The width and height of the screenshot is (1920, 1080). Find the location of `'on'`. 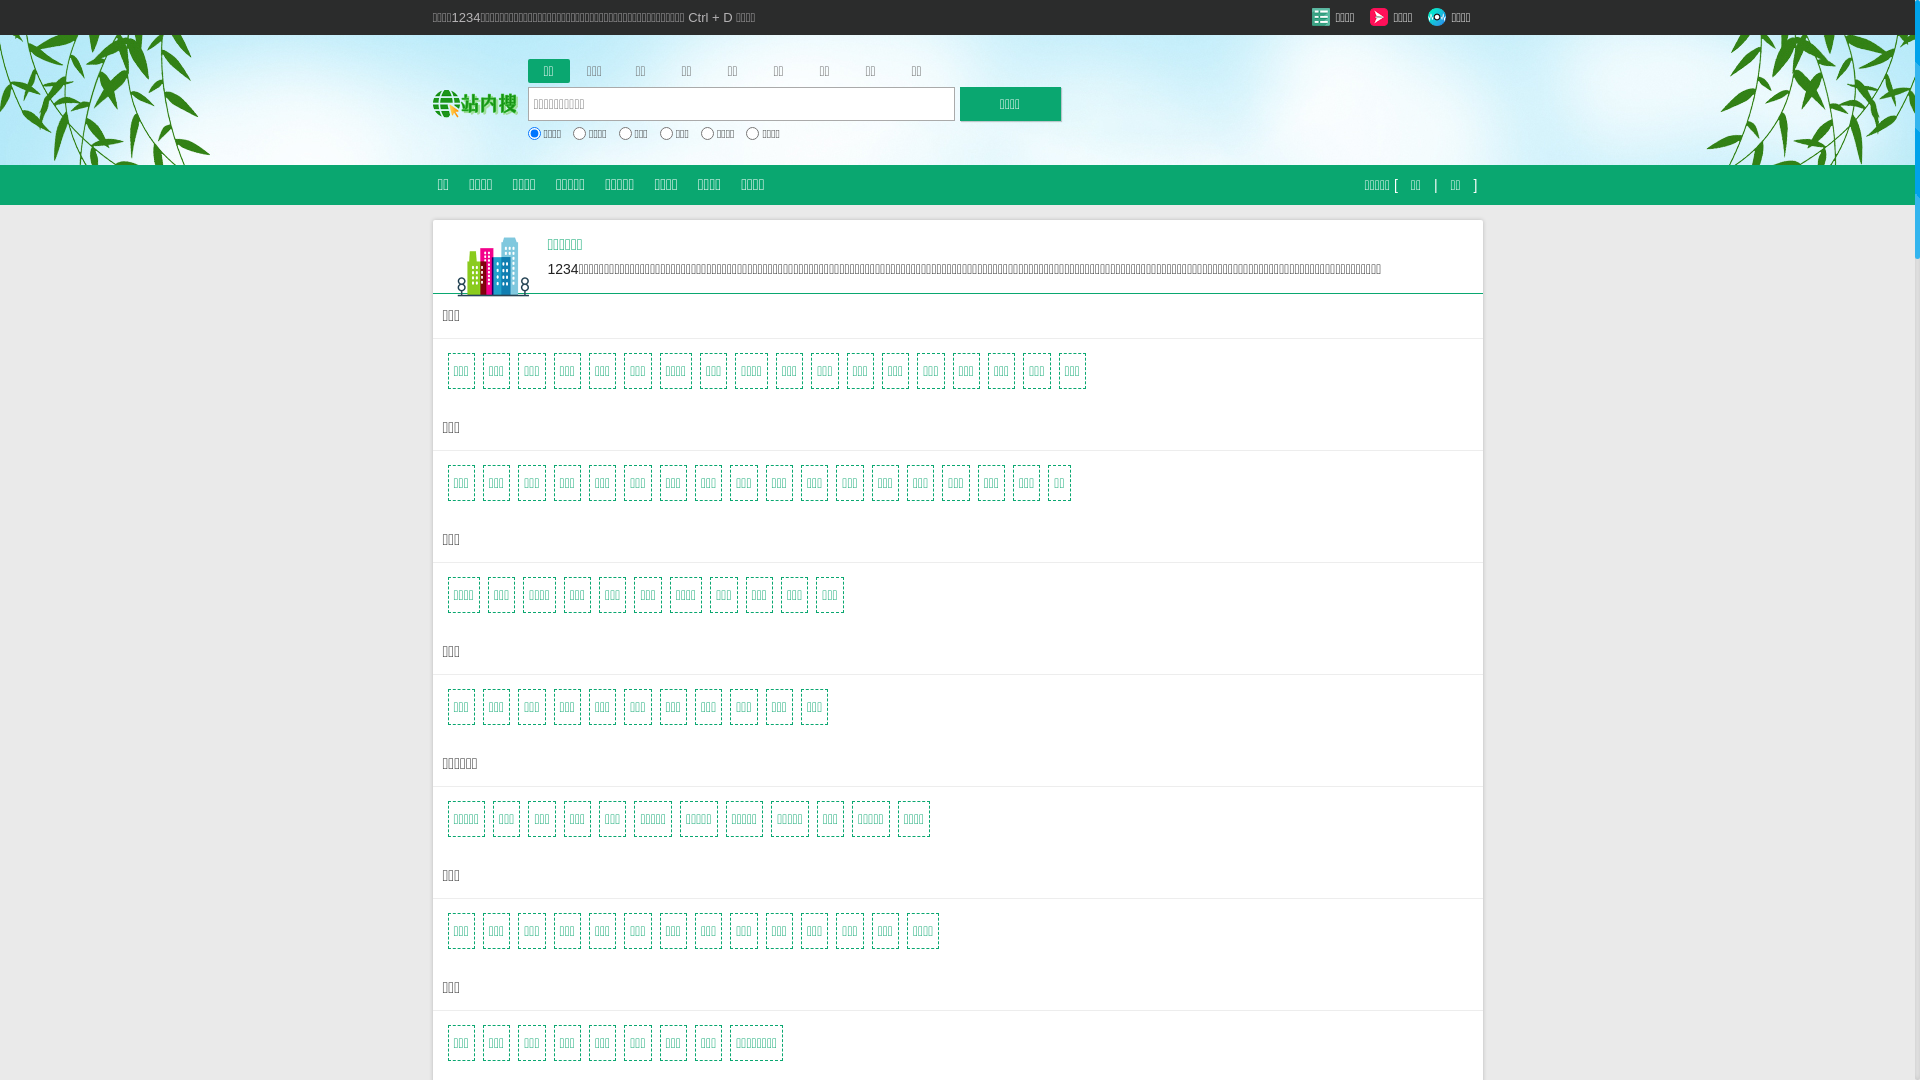

'on' is located at coordinates (666, 133).